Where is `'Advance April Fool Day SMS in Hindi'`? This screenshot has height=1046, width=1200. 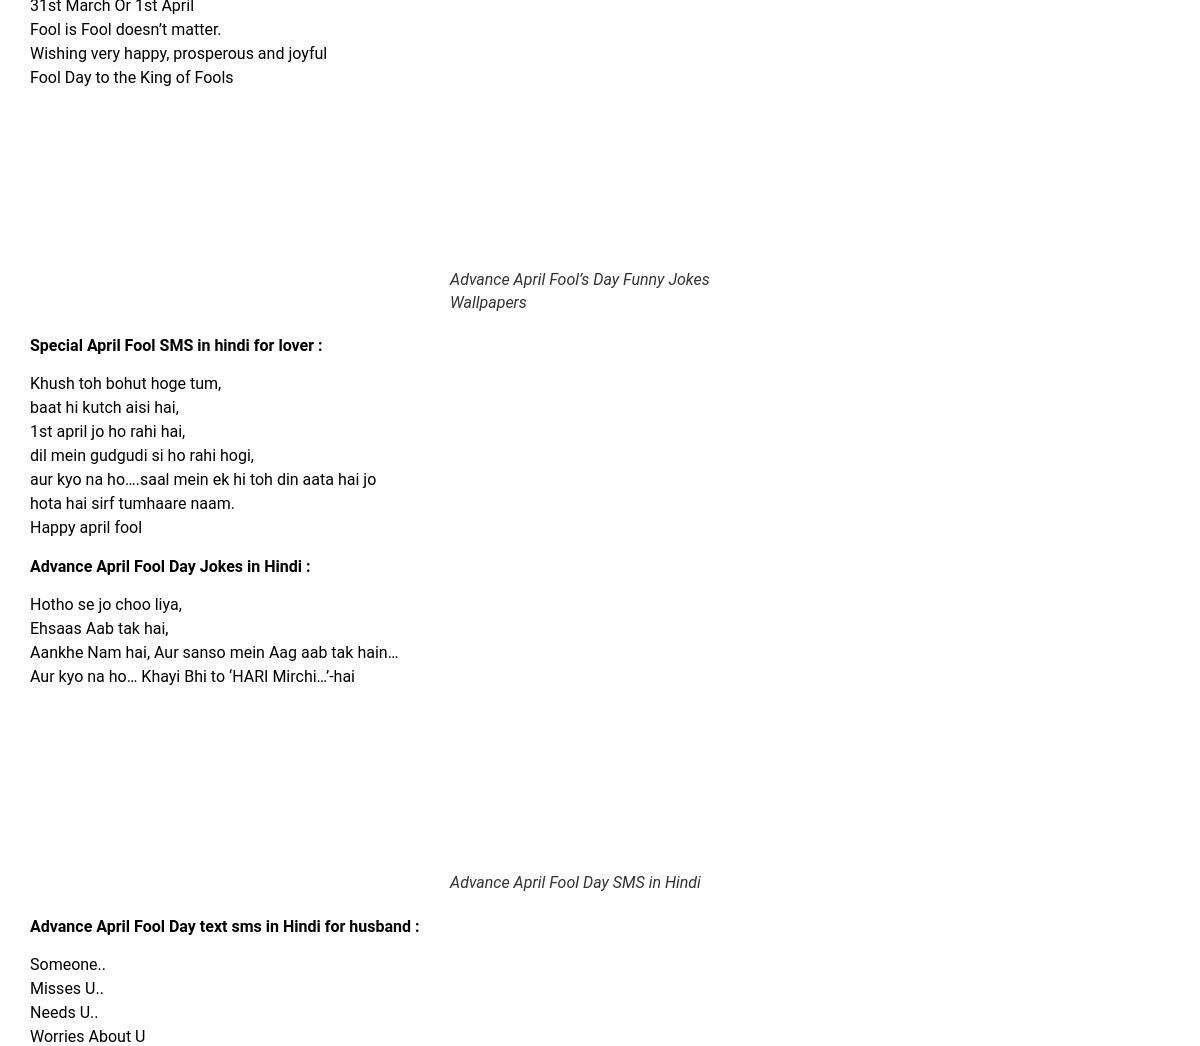
'Advance April Fool Day SMS in Hindi' is located at coordinates (574, 881).